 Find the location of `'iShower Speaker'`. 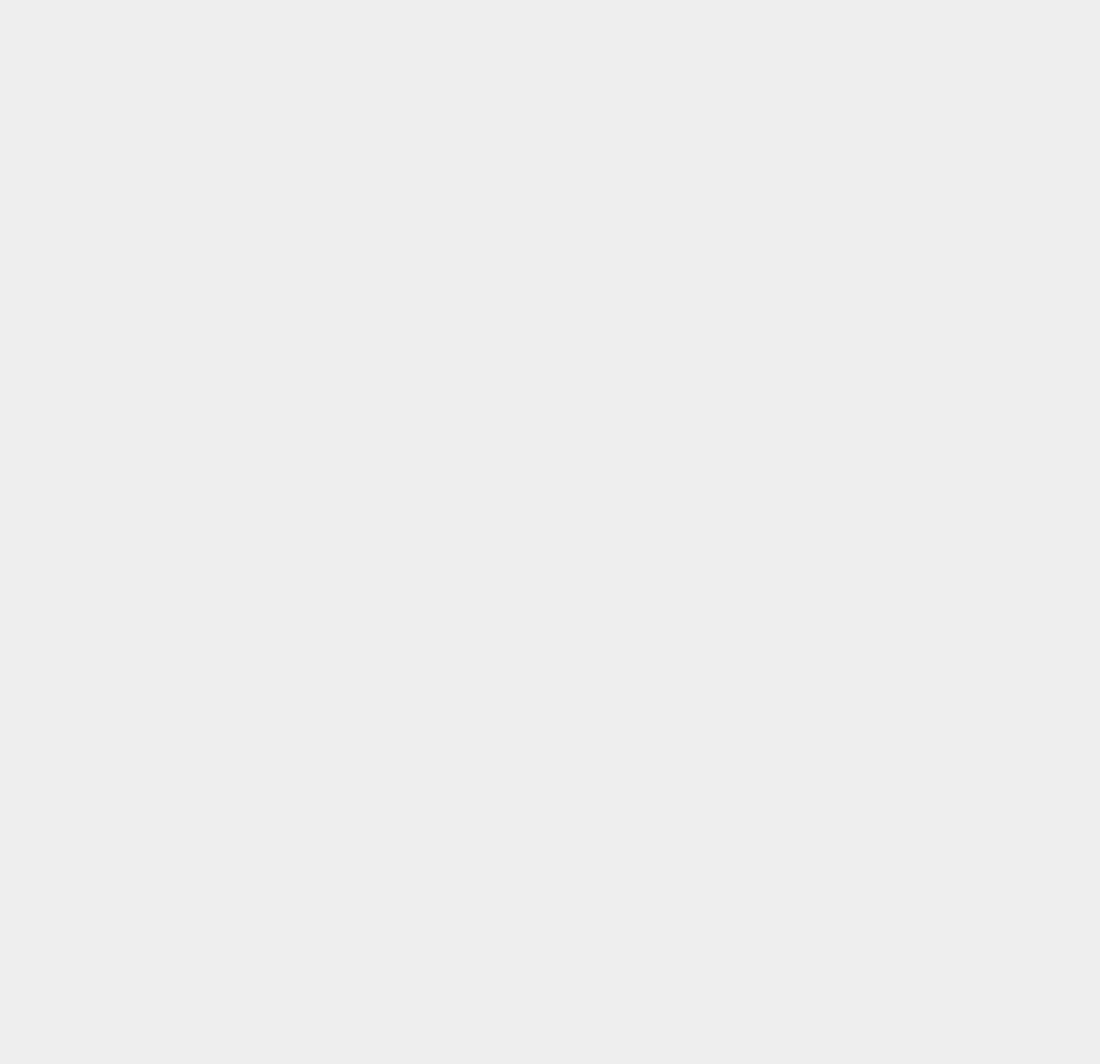

'iShower Speaker' is located at coordinates (778, 1036).